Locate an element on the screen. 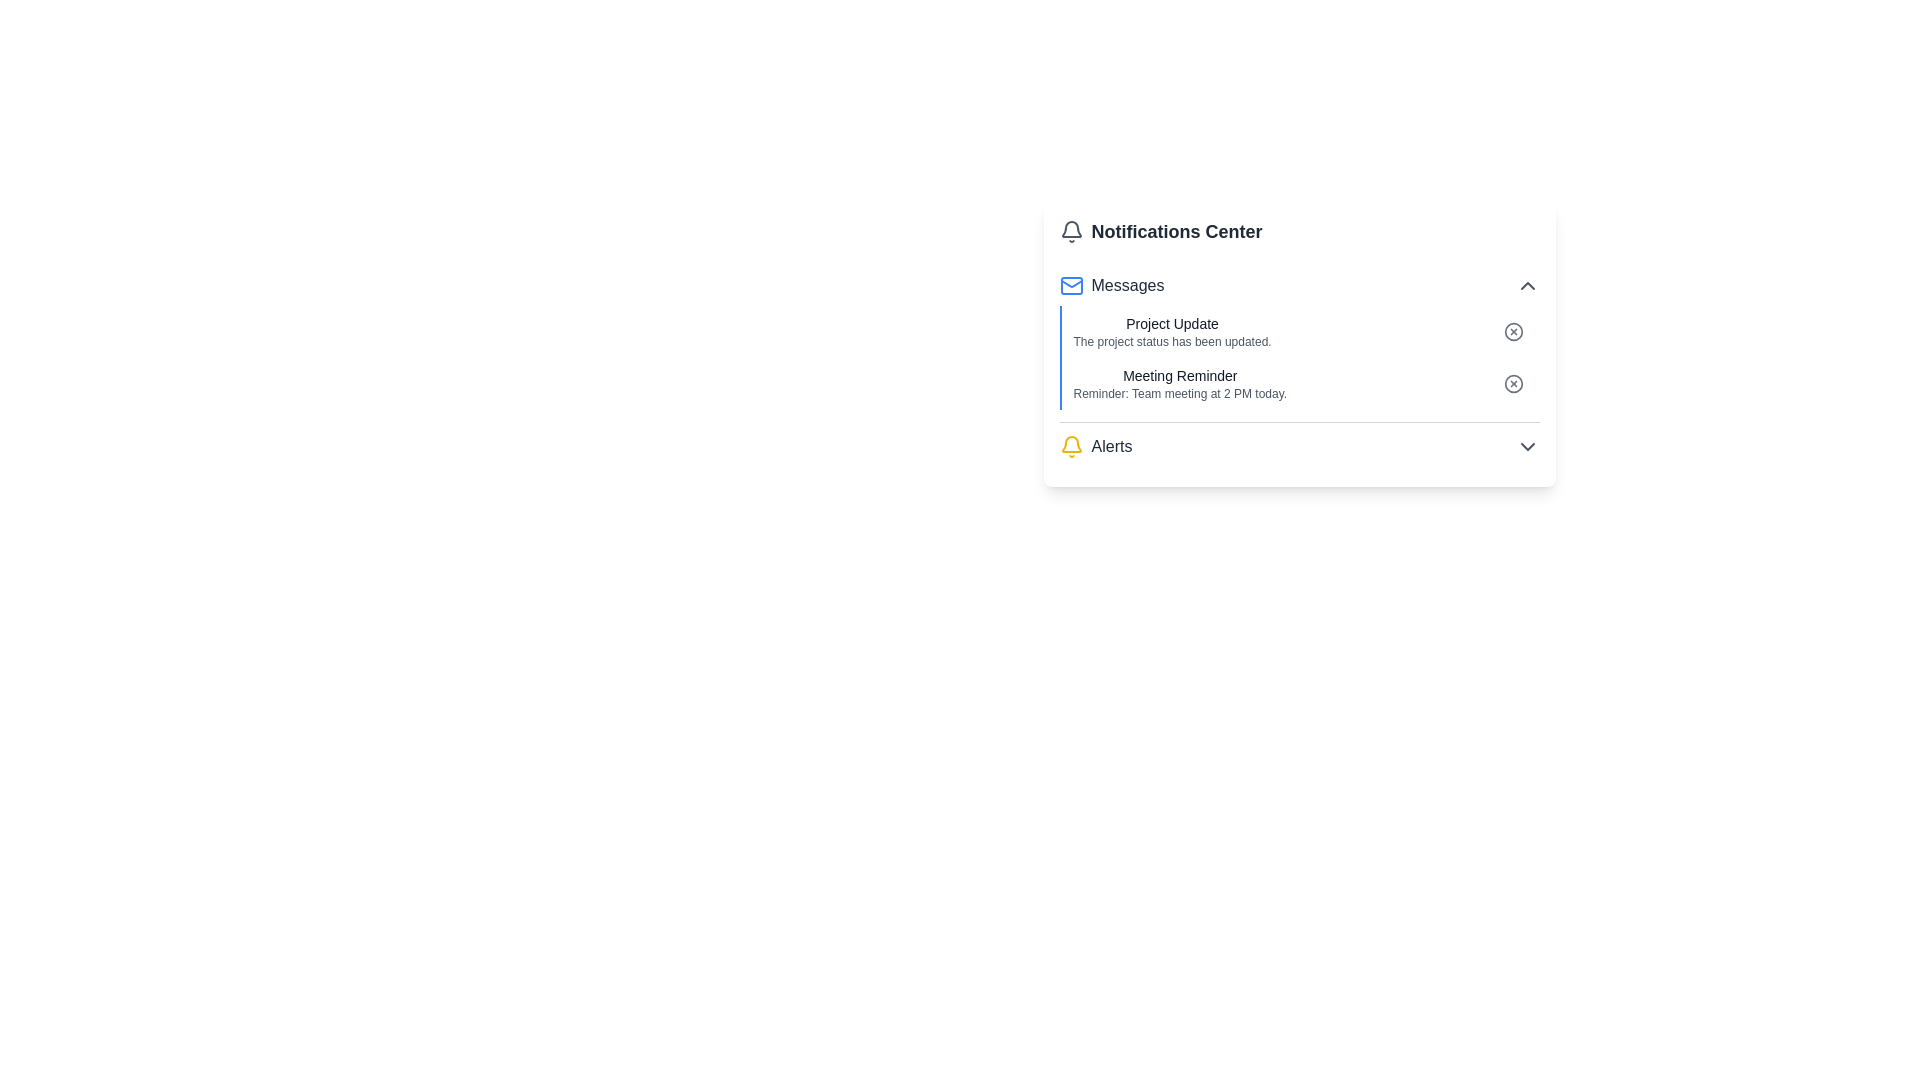  the delete or dismiss icon located in the 'Messages' section of the Notifications Center panel is located at coordinates (1513, 330).